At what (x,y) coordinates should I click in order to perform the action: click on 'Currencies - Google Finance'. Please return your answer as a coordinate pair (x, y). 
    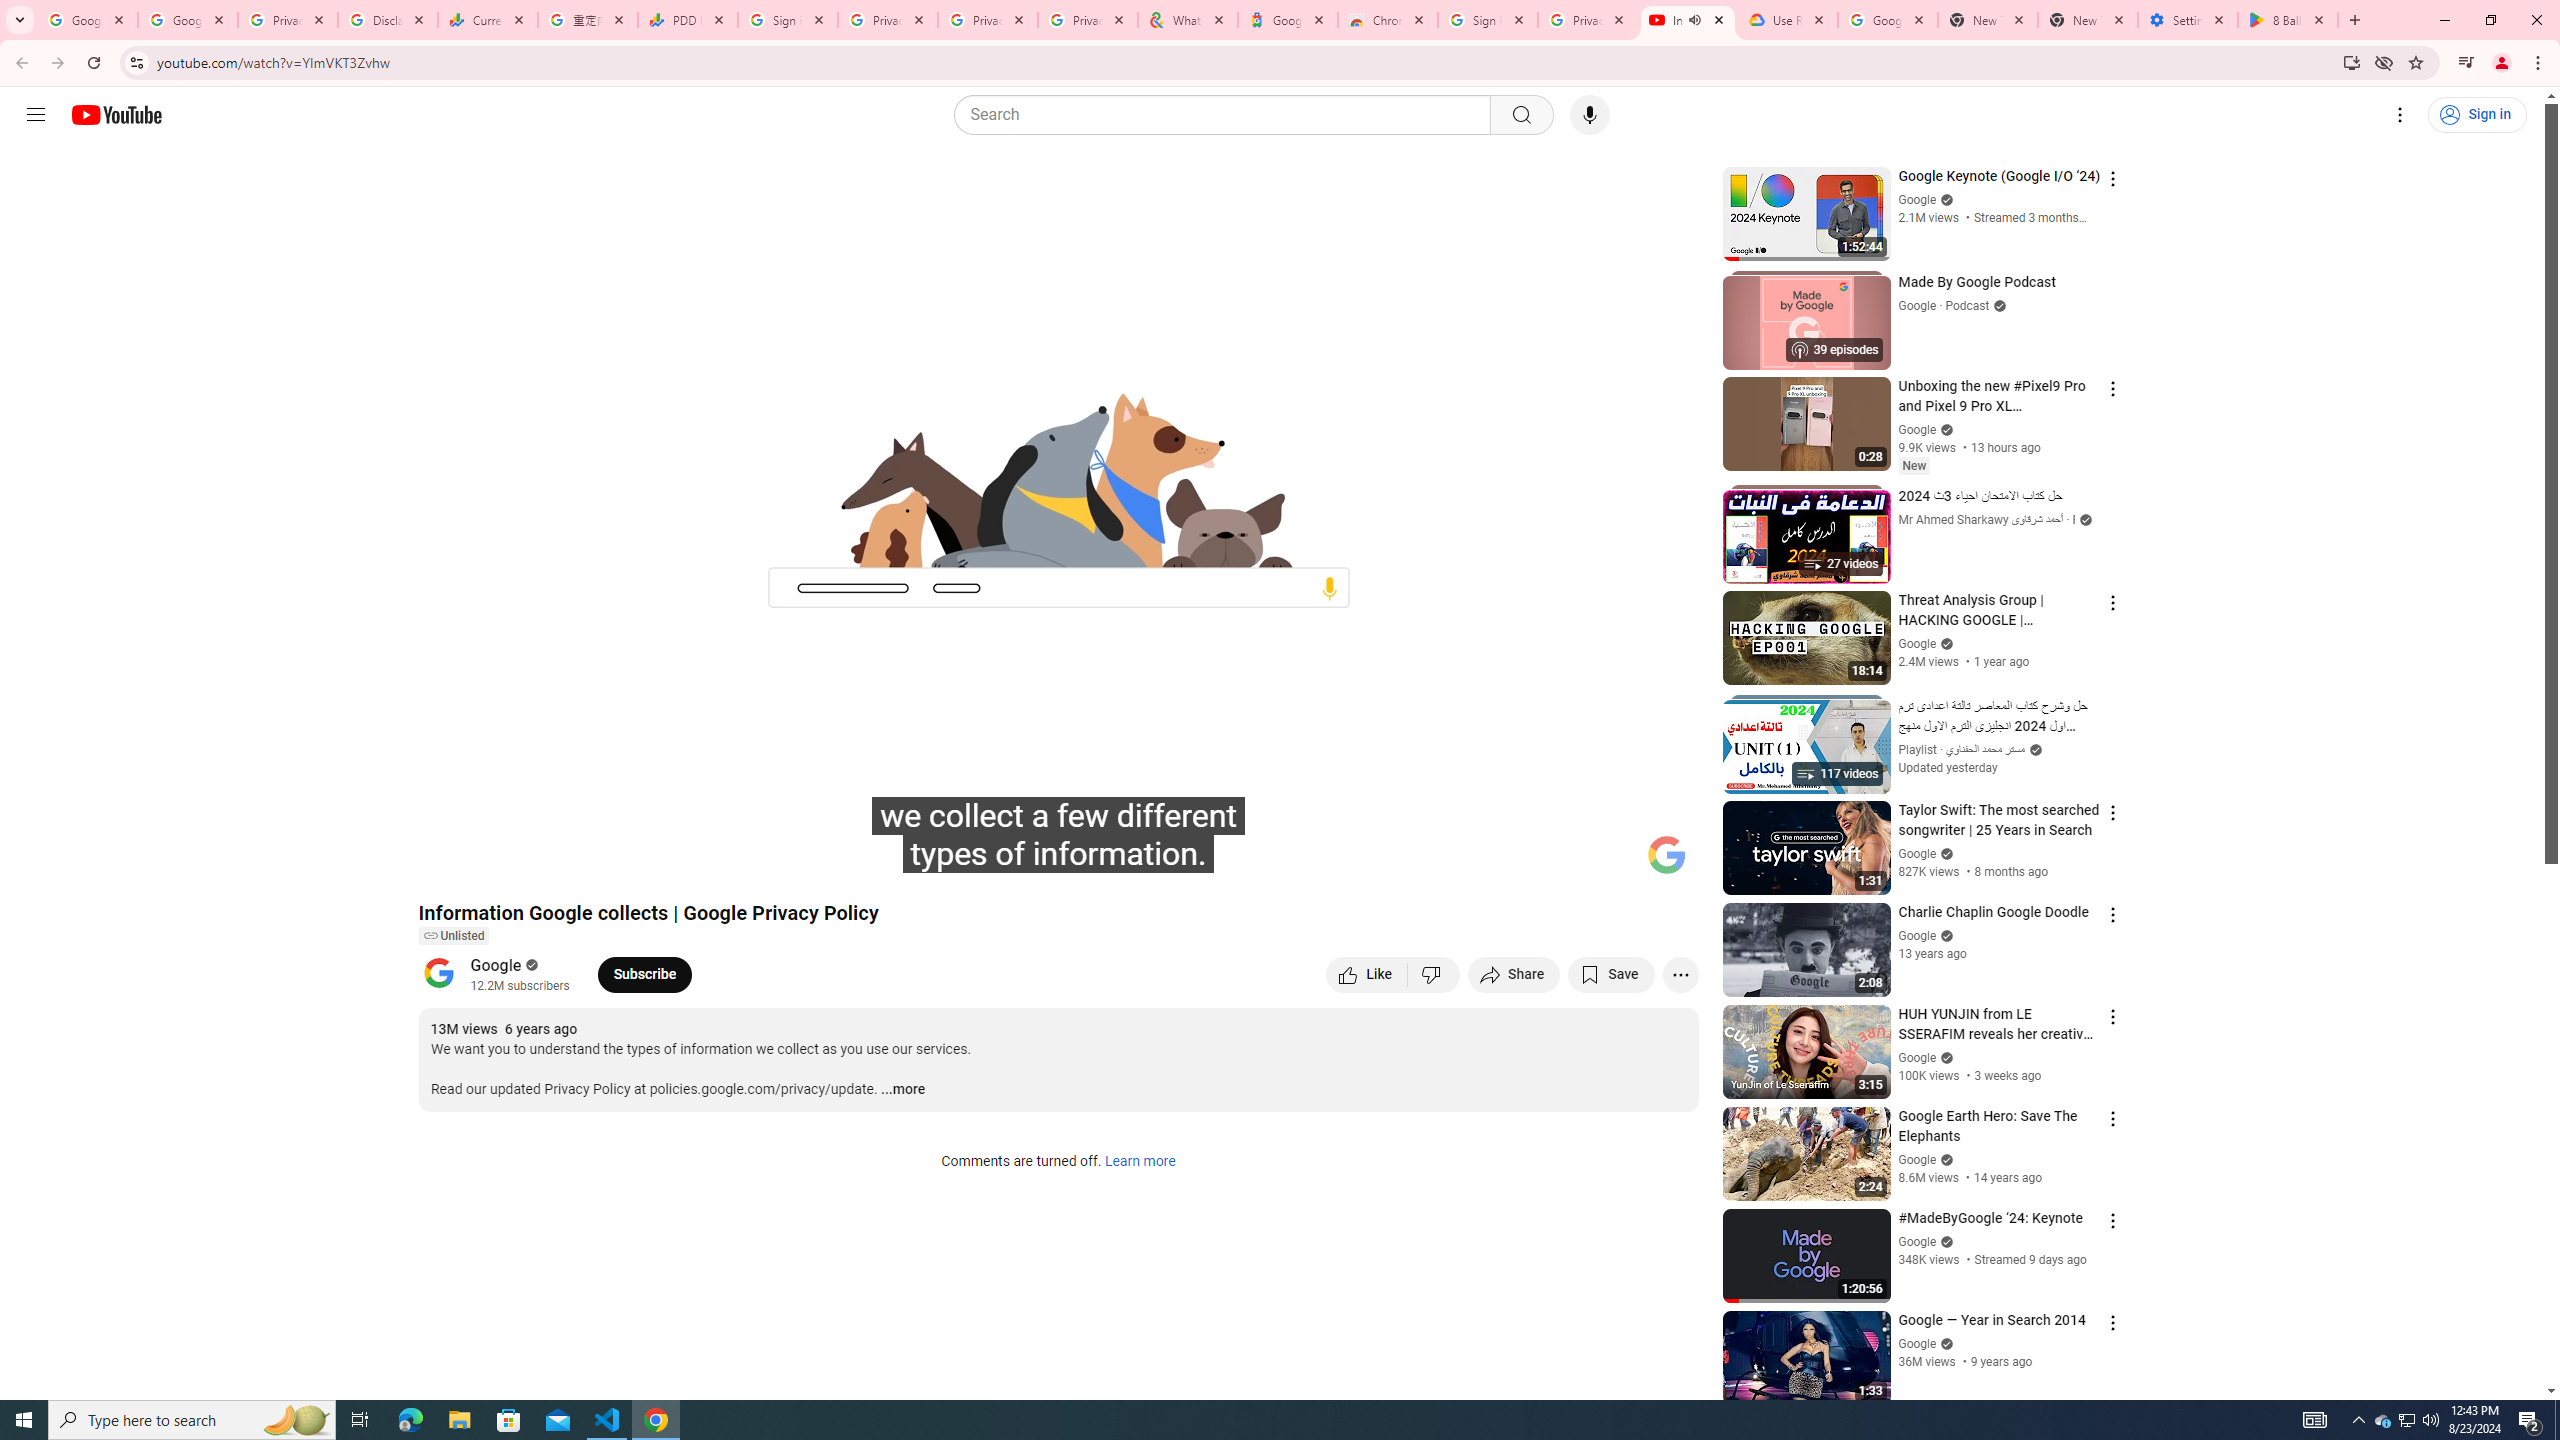
    Looking at the image, I should click on (488, 19).